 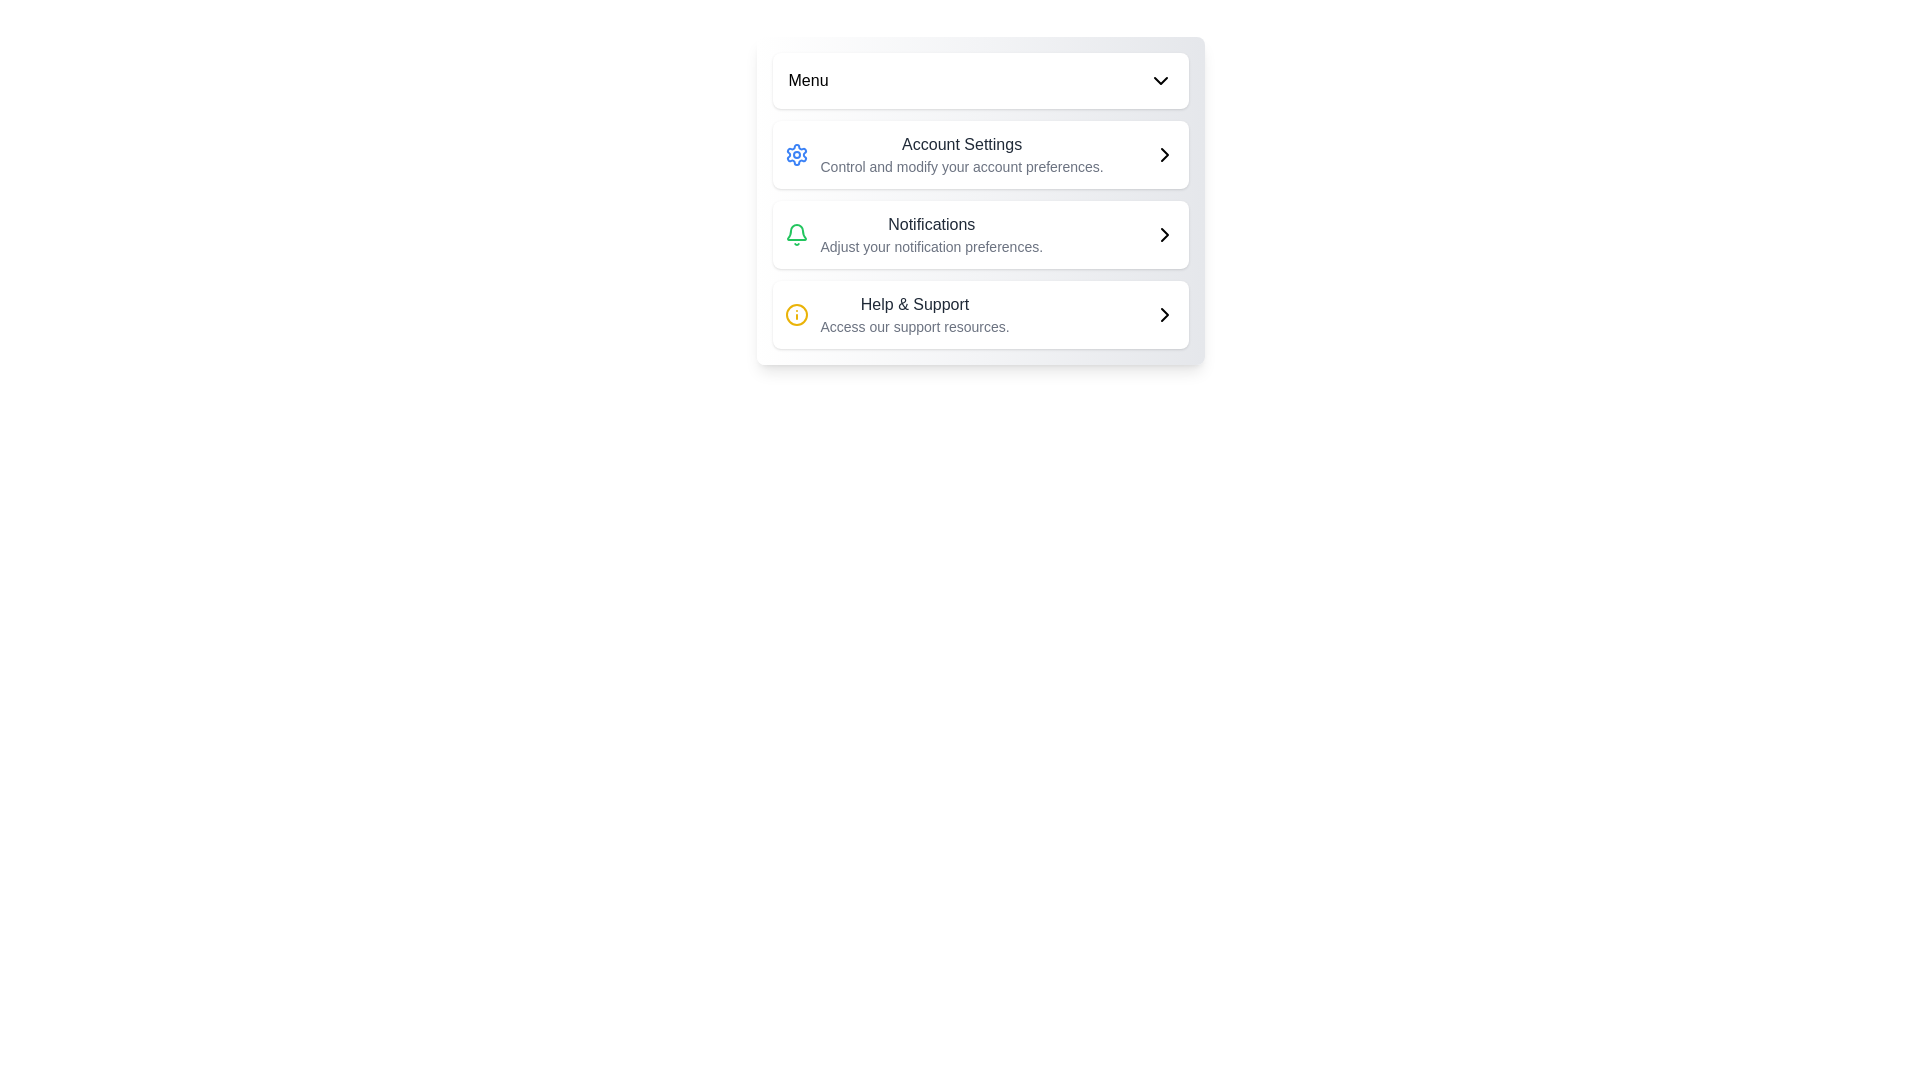 I want to click on the notification indicator icon, so click(x=795, y=234).